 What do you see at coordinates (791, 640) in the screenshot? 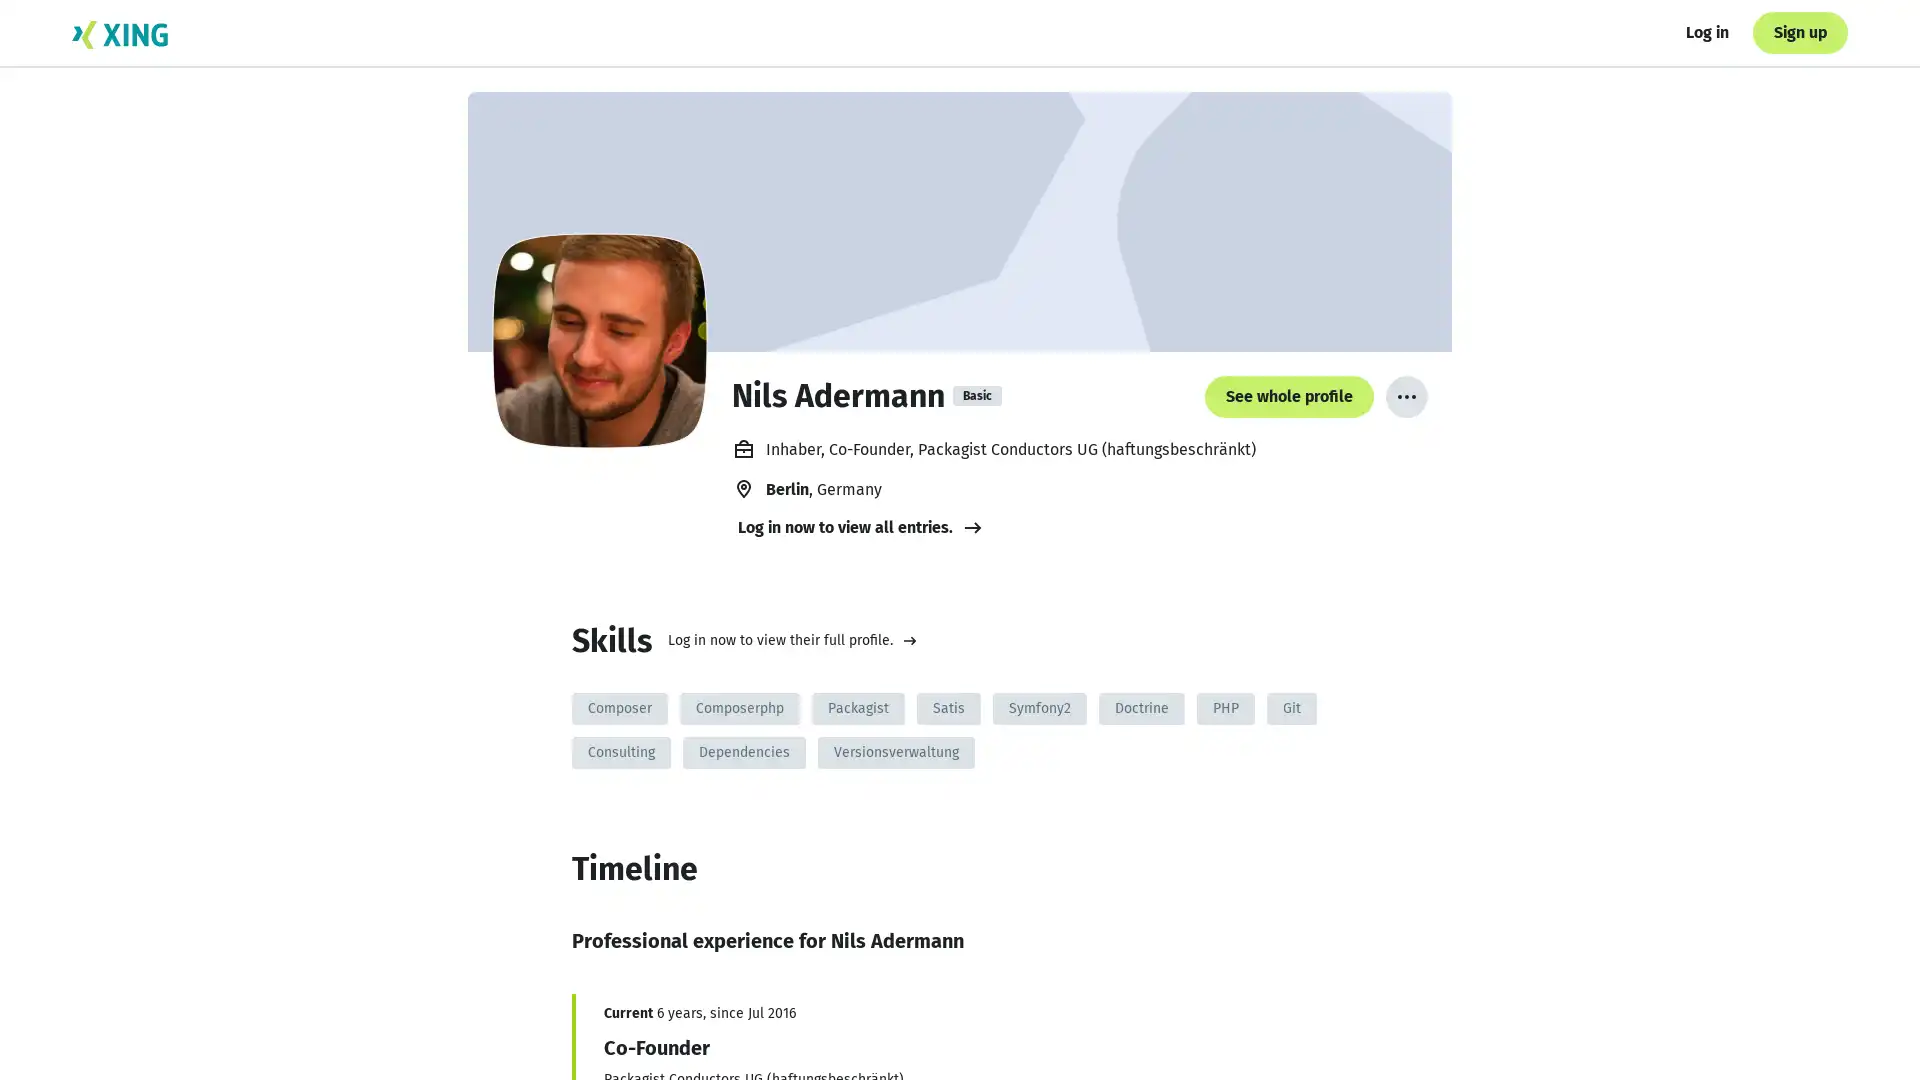
I see `Log in now to view their full profile.` at bounding box center [791, 640].